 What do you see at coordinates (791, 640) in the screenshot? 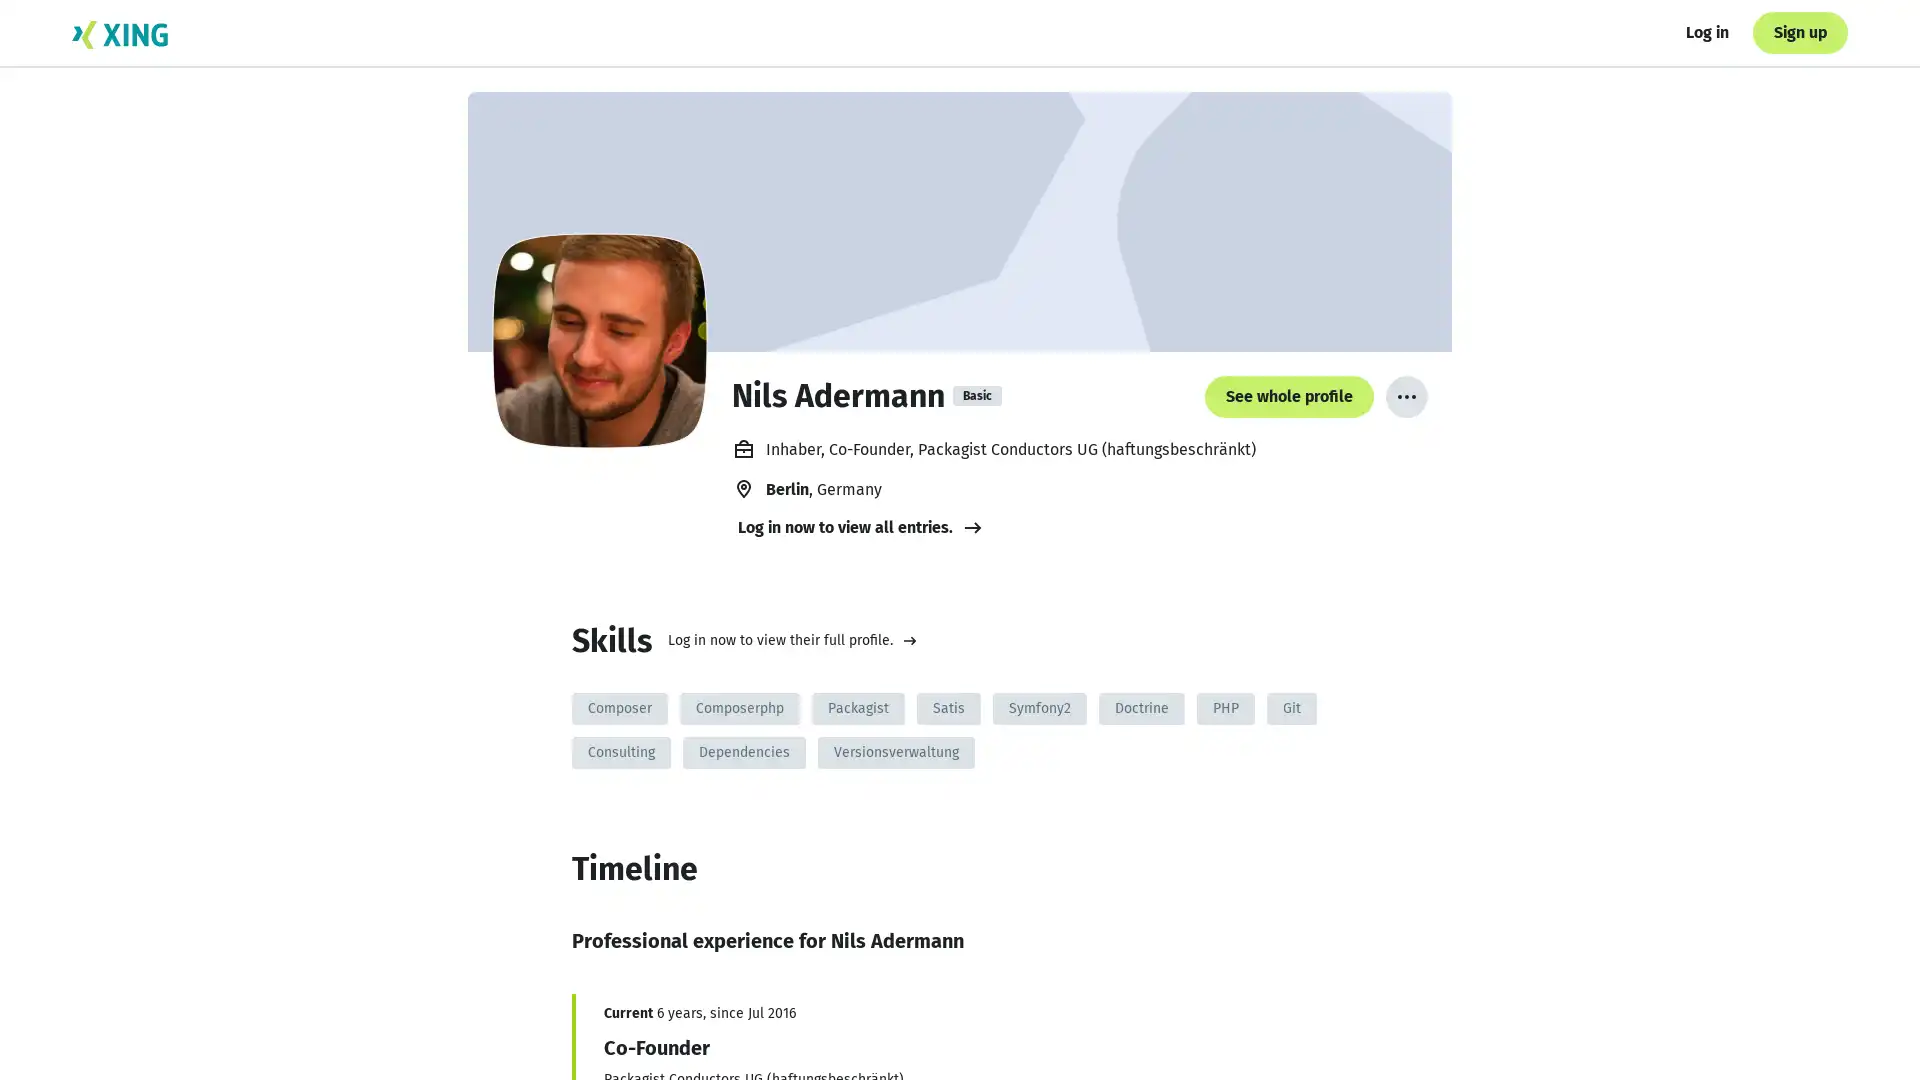
I see `Log in now to view their full profile.` at bounding box center [791, 640].